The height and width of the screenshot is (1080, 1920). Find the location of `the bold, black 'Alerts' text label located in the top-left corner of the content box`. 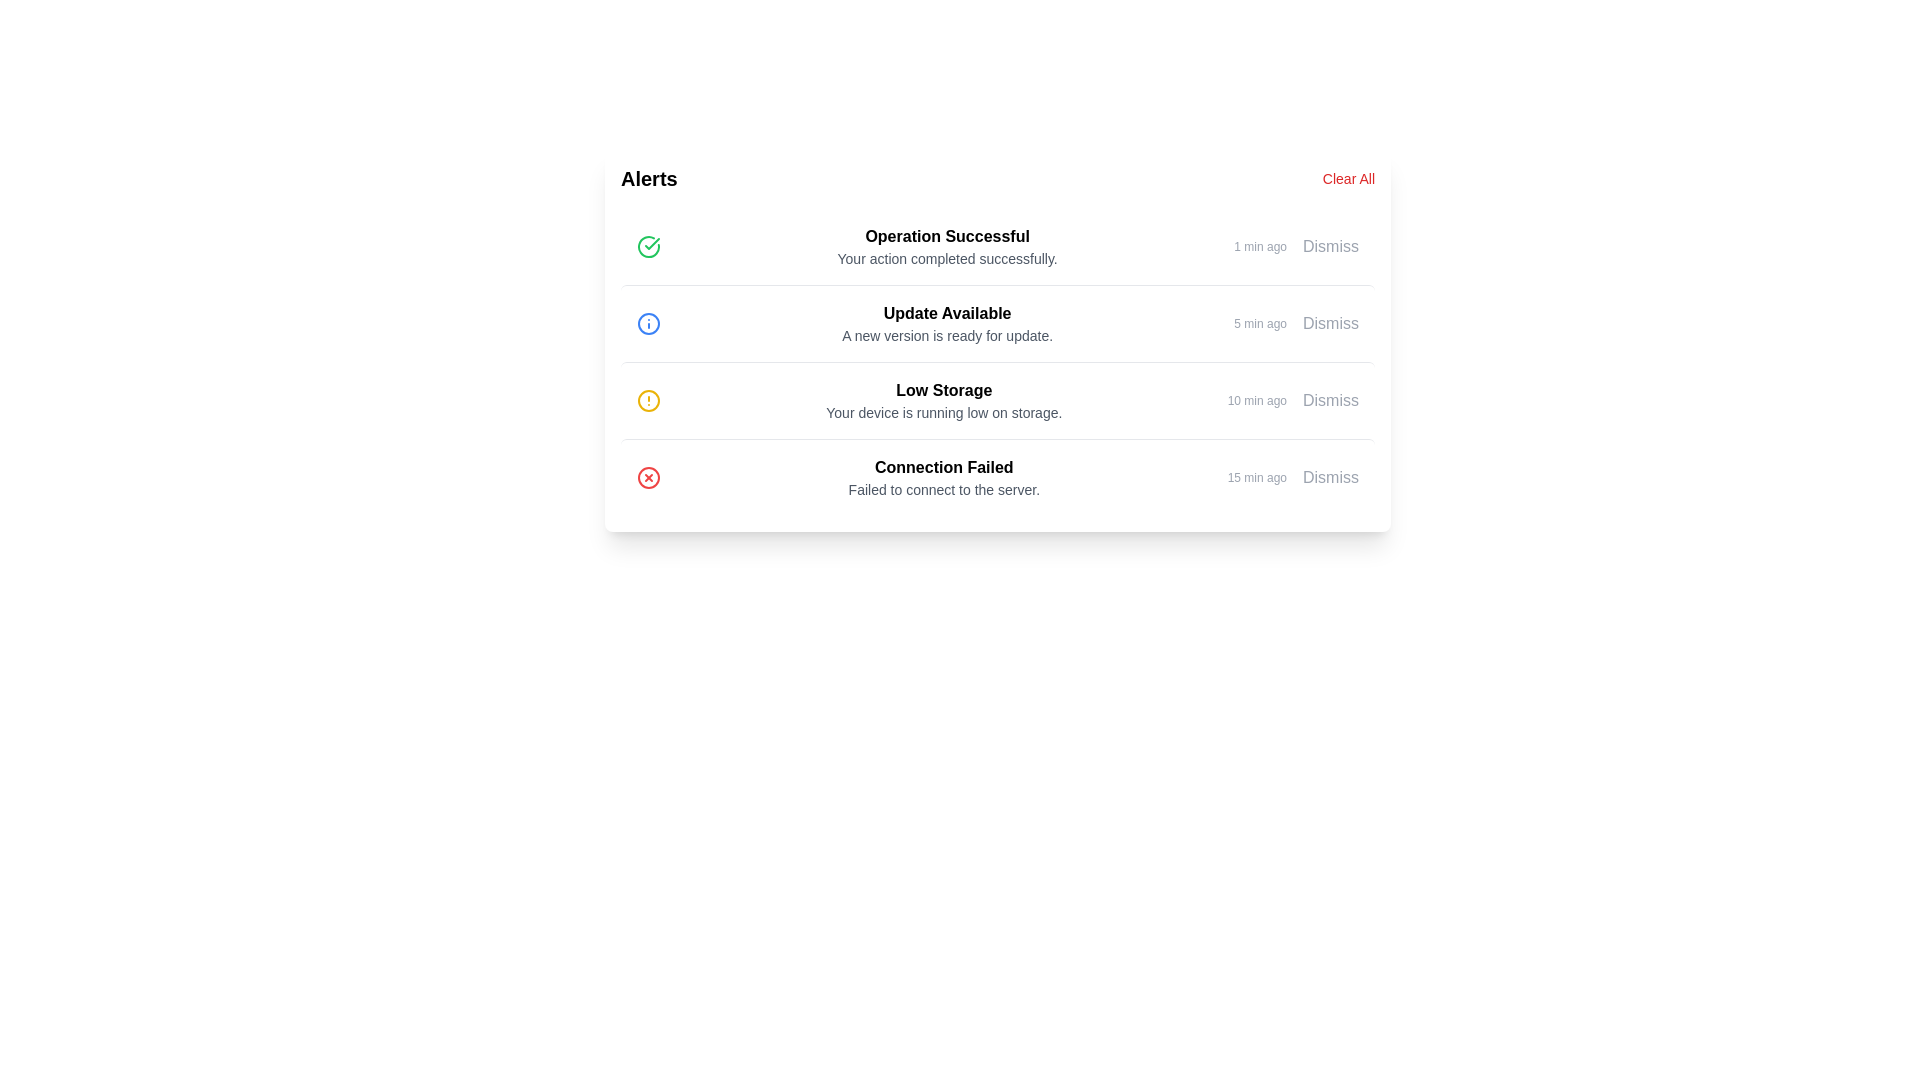

the bold, black 'Alerts' text label located in the top-left corner of the content box is located at coordinates (649, 177).